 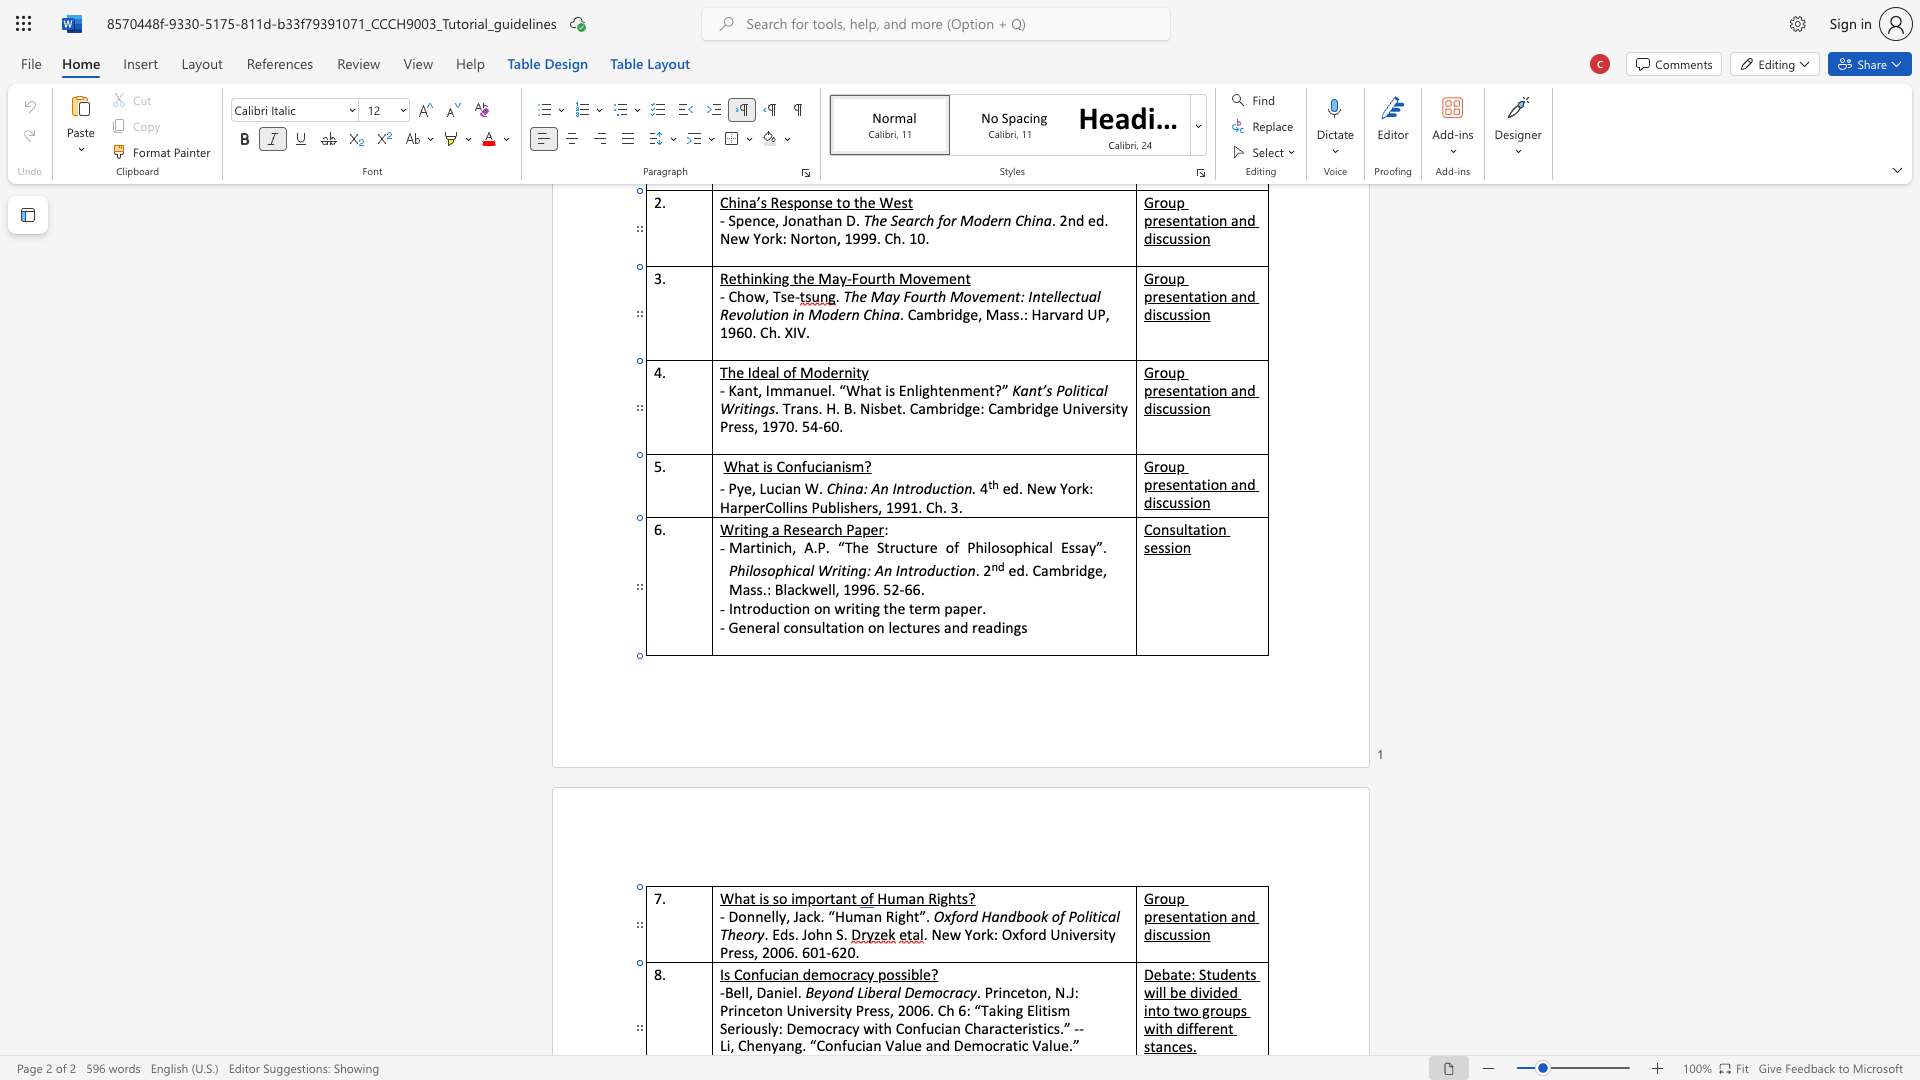 What do you see at coordinates (1064, 1044) in the screenshot?
I see `the 7th character "e" in the text` at bounding box center [1064, 1044].